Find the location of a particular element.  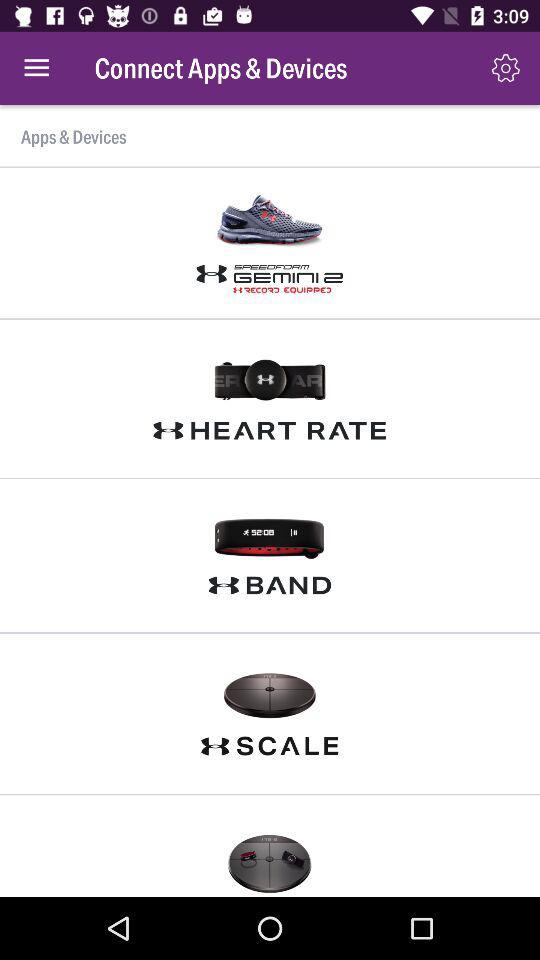

icon above the apps & devices icon is located at coordinates (36, 68).